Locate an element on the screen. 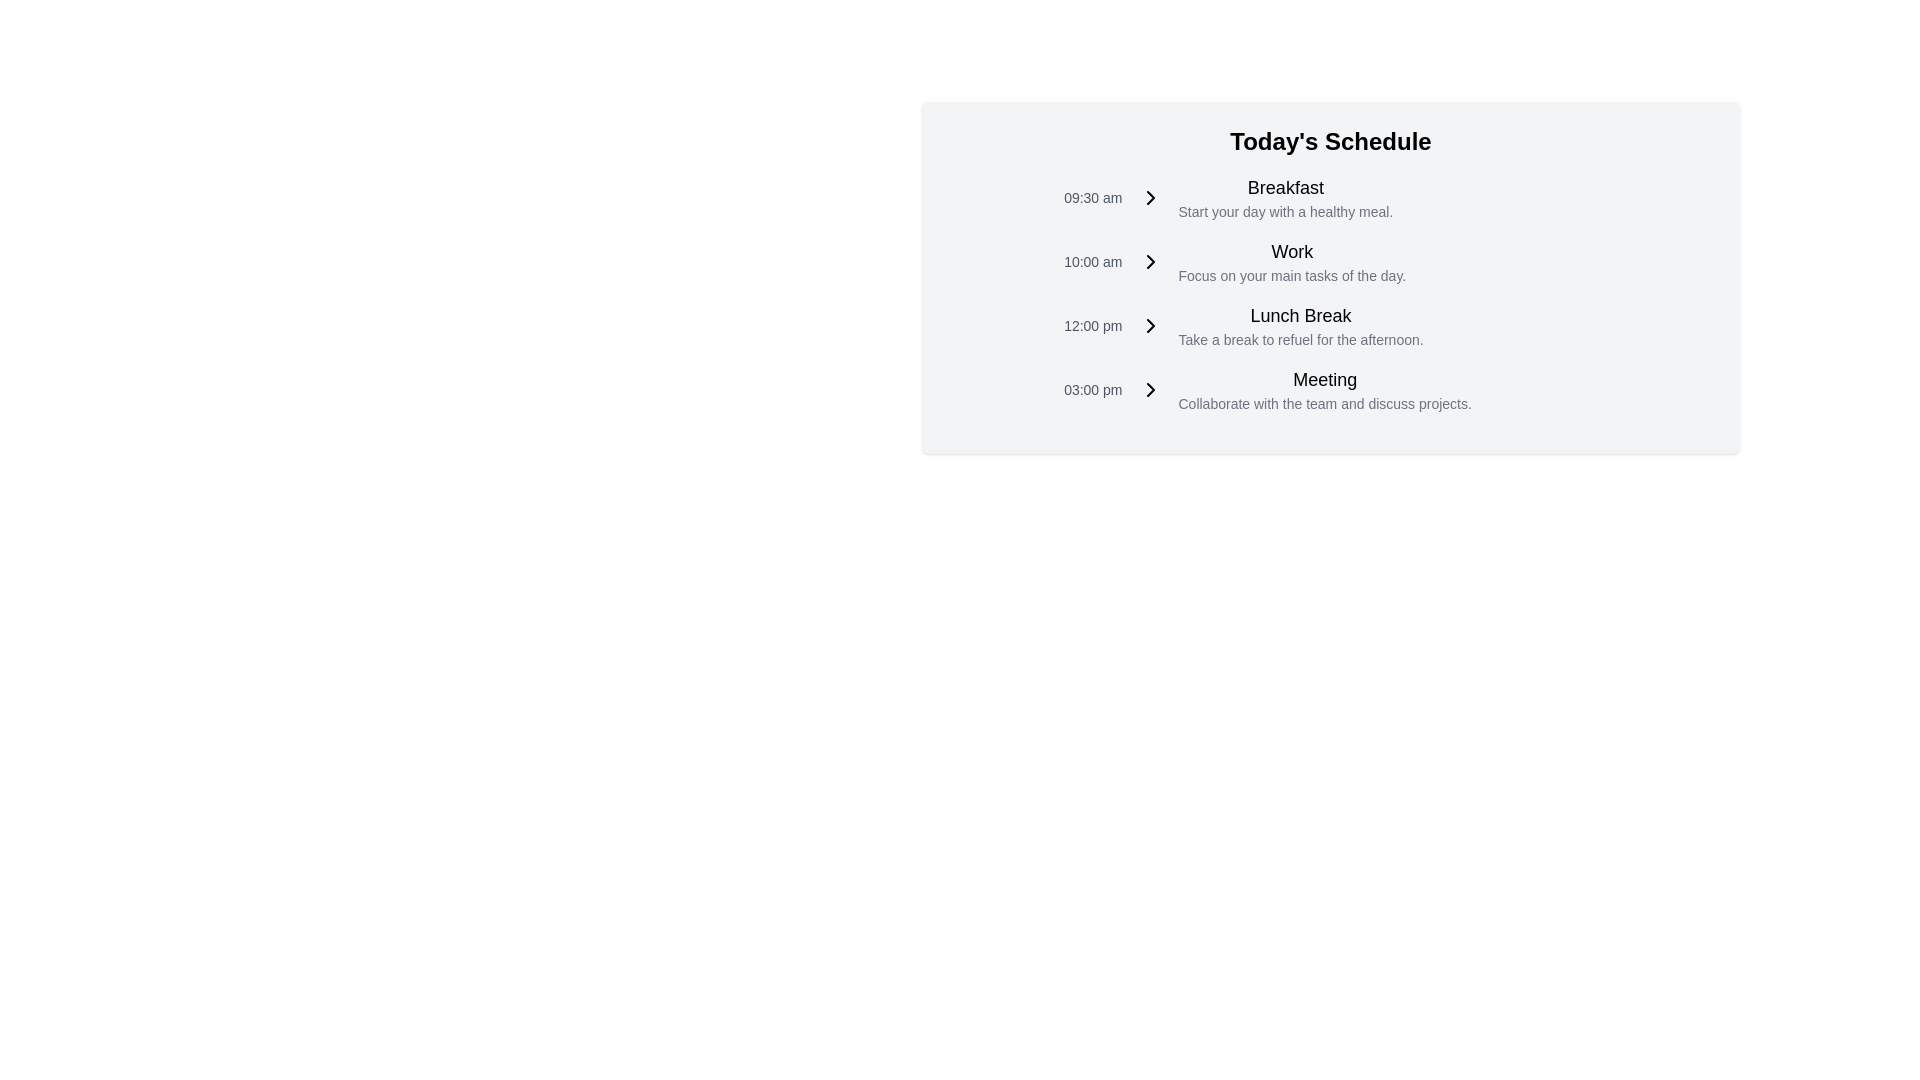 This screenshot has height=1080, width=1920. the first entry in the 'Today's Schedule' section, which details a specific time, activity, and further description is located at coordinates (1330, 197).